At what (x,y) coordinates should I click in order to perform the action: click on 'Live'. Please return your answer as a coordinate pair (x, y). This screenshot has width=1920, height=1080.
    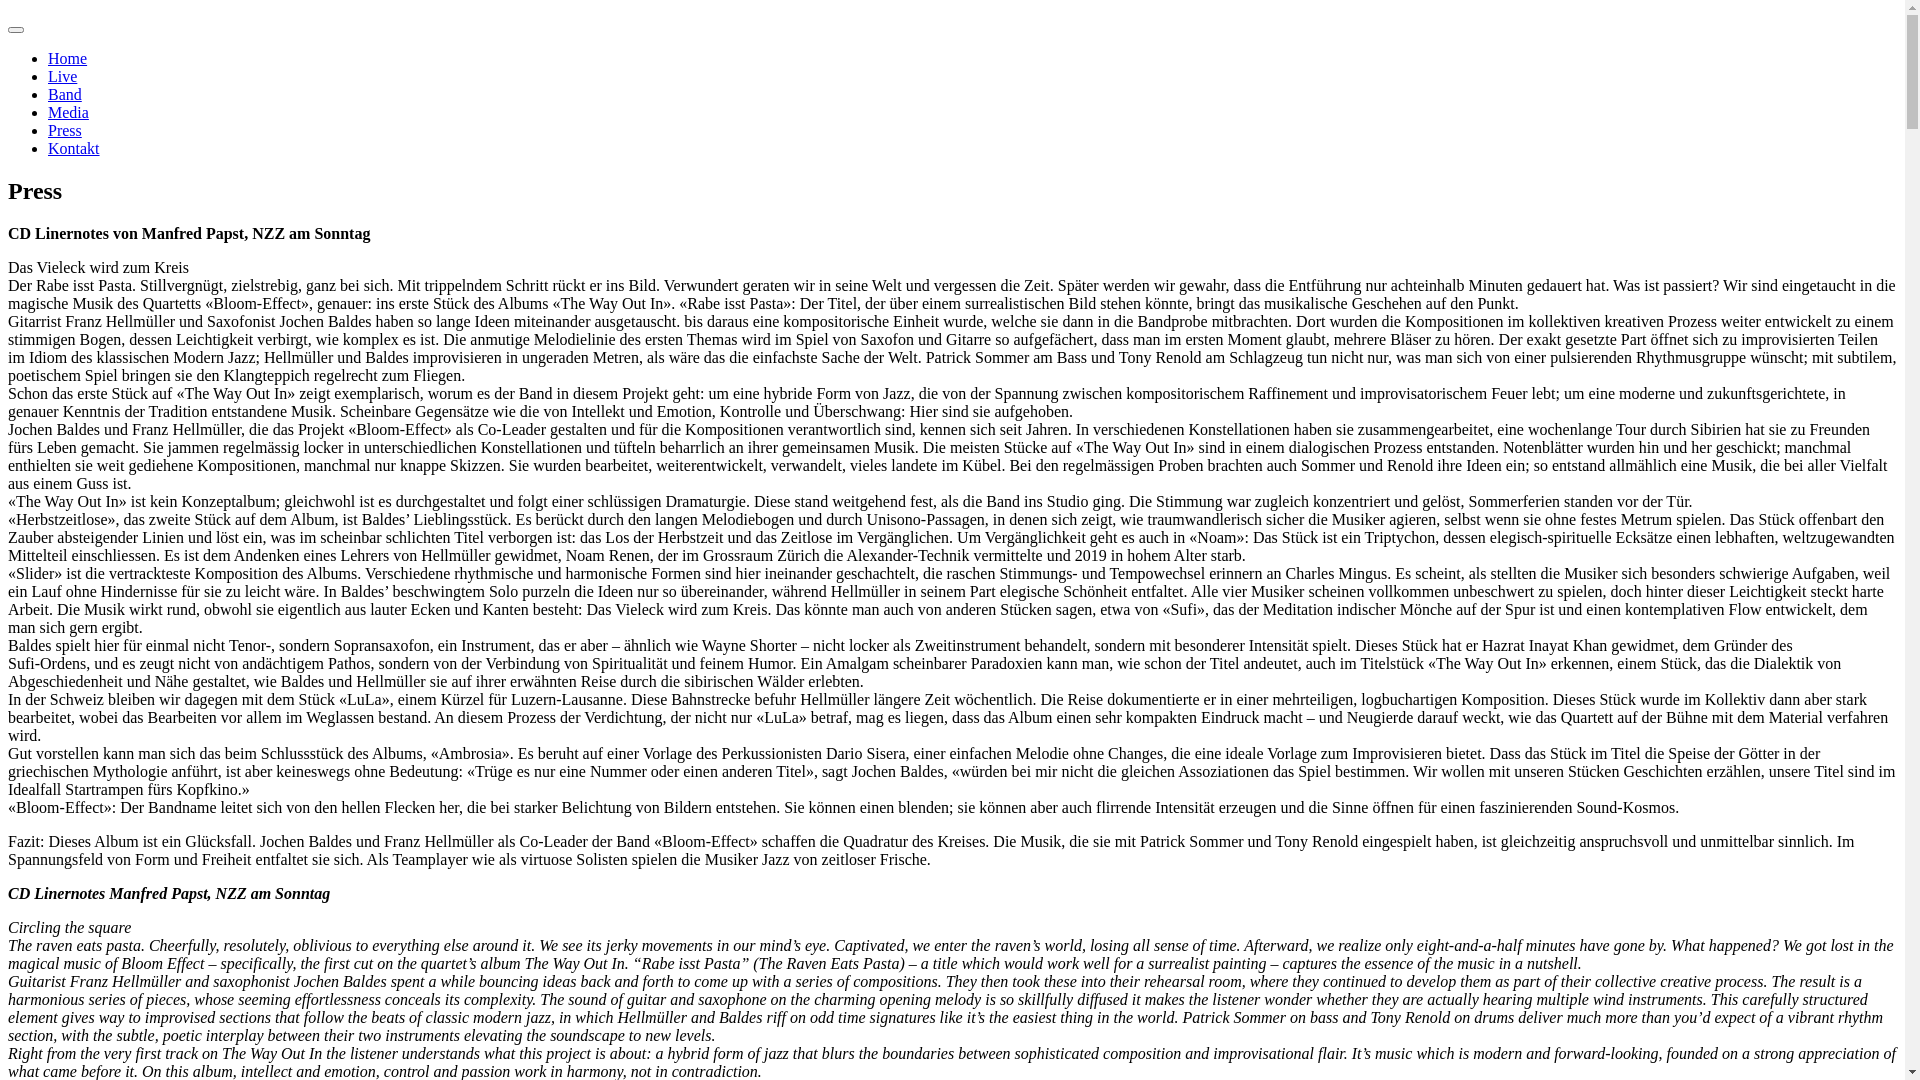
    Looking at the image, I should click on (62, 75).